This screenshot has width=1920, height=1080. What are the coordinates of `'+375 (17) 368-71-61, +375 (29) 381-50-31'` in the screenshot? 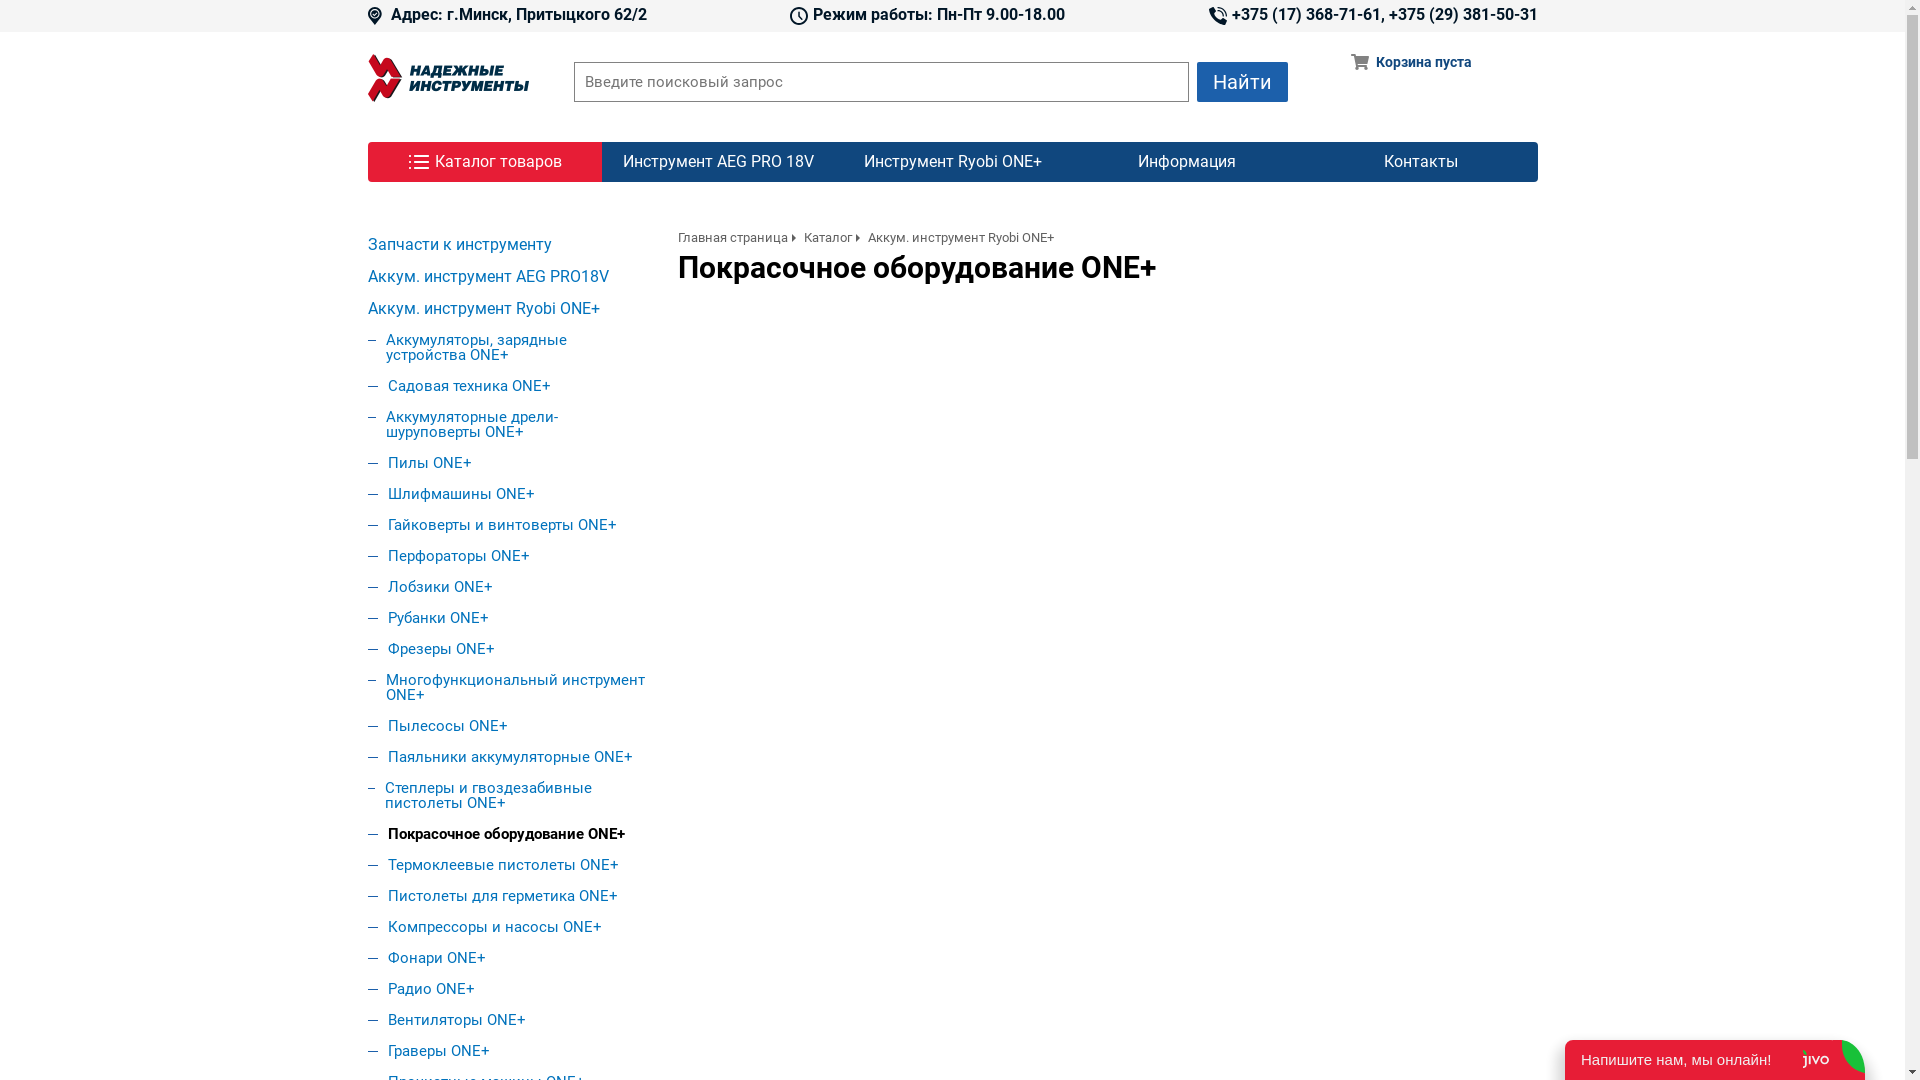 It's located at (1371, 15).